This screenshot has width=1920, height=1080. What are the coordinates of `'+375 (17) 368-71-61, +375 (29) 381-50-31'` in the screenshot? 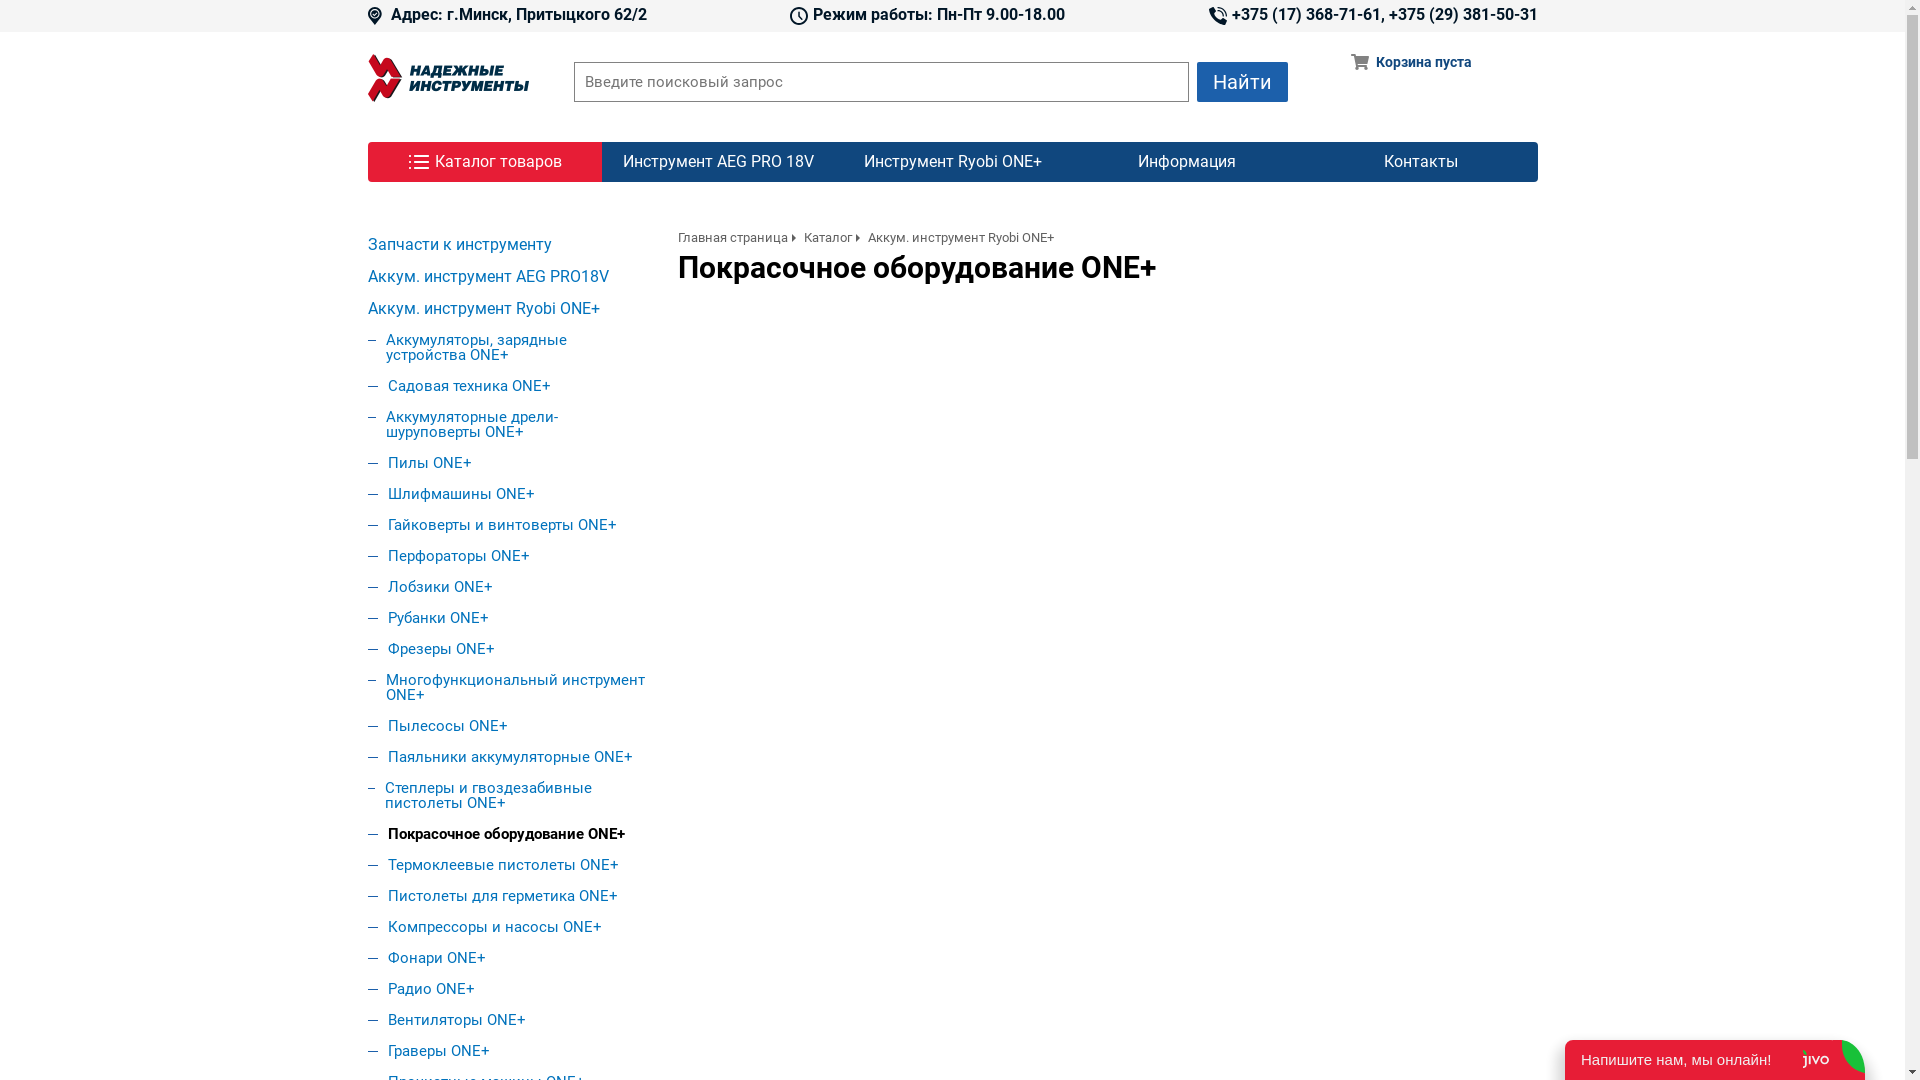 It's located at (1371, 15).